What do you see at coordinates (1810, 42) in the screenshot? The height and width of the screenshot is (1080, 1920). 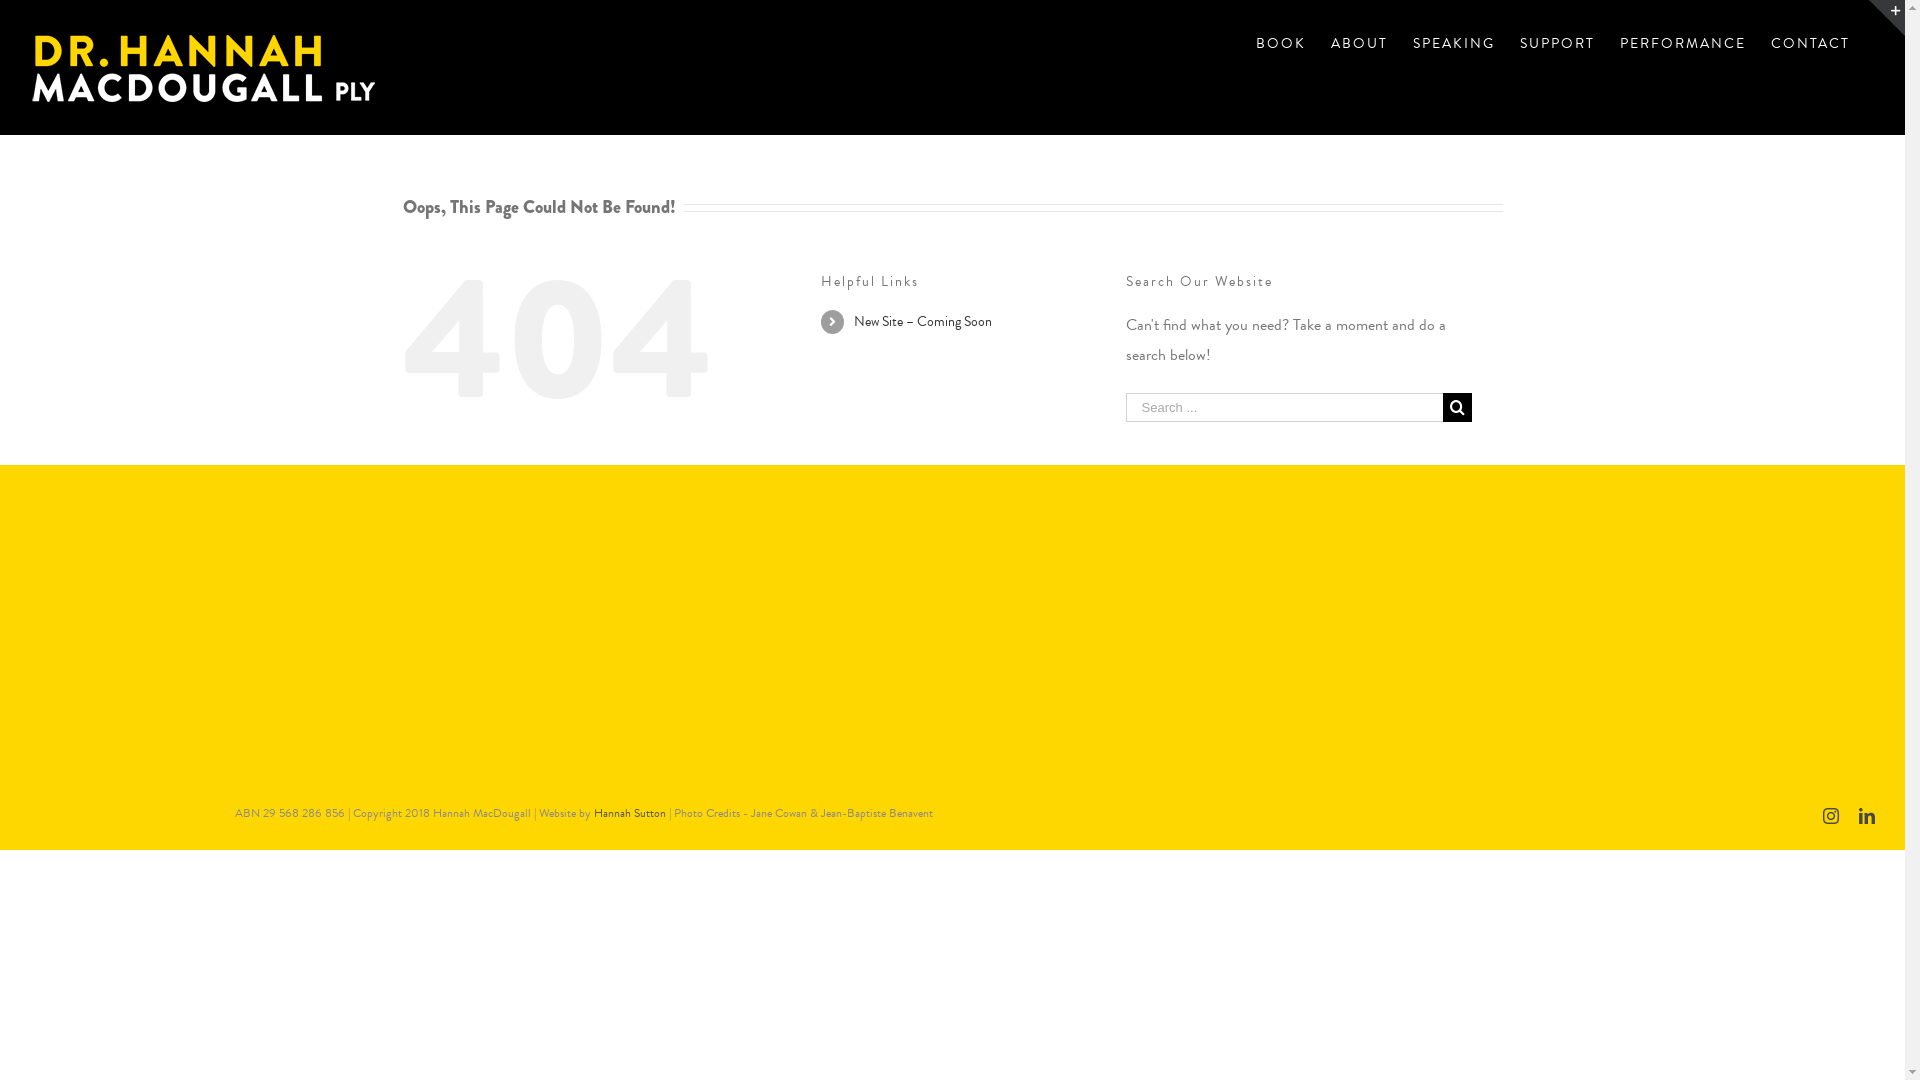 I see `'CONTACT'` at bounding box center [1810, 42].